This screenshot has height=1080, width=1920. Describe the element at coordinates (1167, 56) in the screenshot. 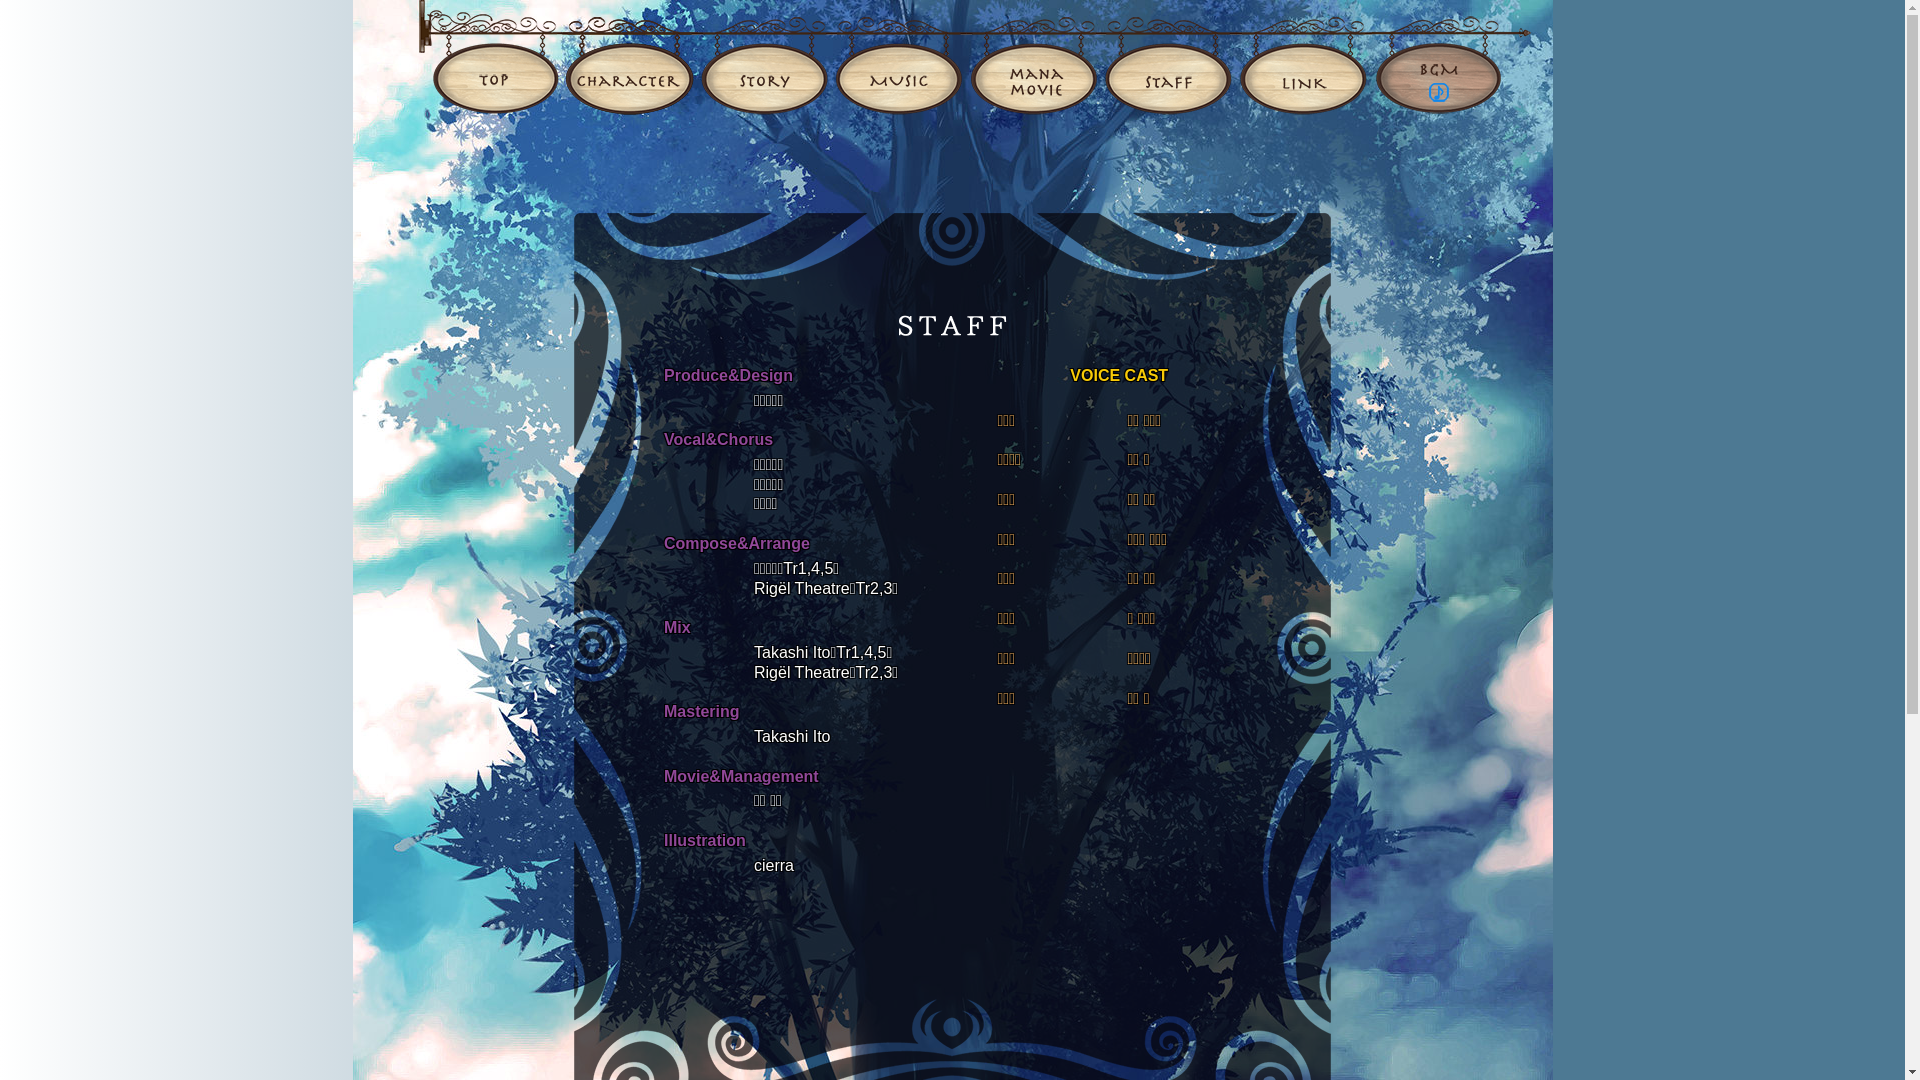

I see `'STAFF'` at that location.